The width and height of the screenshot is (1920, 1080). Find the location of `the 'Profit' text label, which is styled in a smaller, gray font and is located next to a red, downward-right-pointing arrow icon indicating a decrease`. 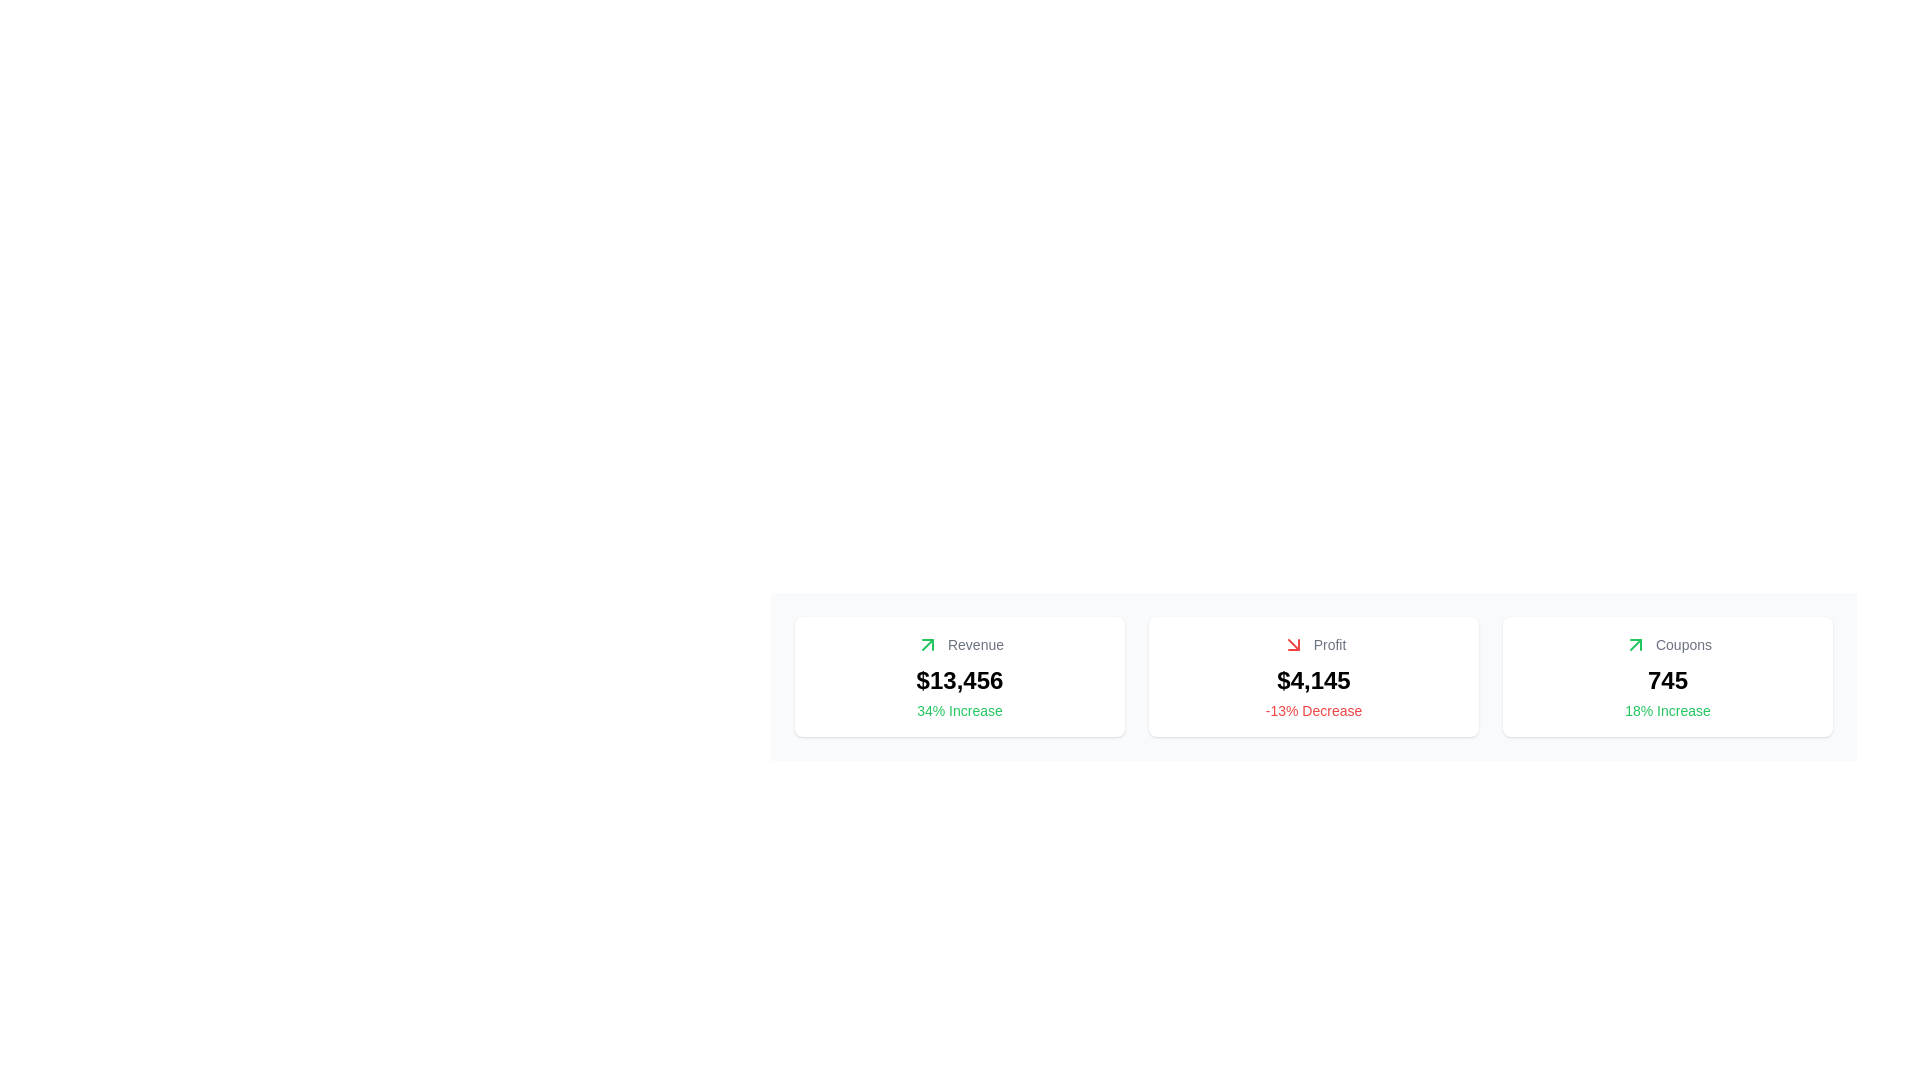

the 'Profit' text label, which is styled in a smaller, gray font and is located next to a red, downward-right-pointing arrow icon indicating a decrease is located at coordinates (1314, 644).